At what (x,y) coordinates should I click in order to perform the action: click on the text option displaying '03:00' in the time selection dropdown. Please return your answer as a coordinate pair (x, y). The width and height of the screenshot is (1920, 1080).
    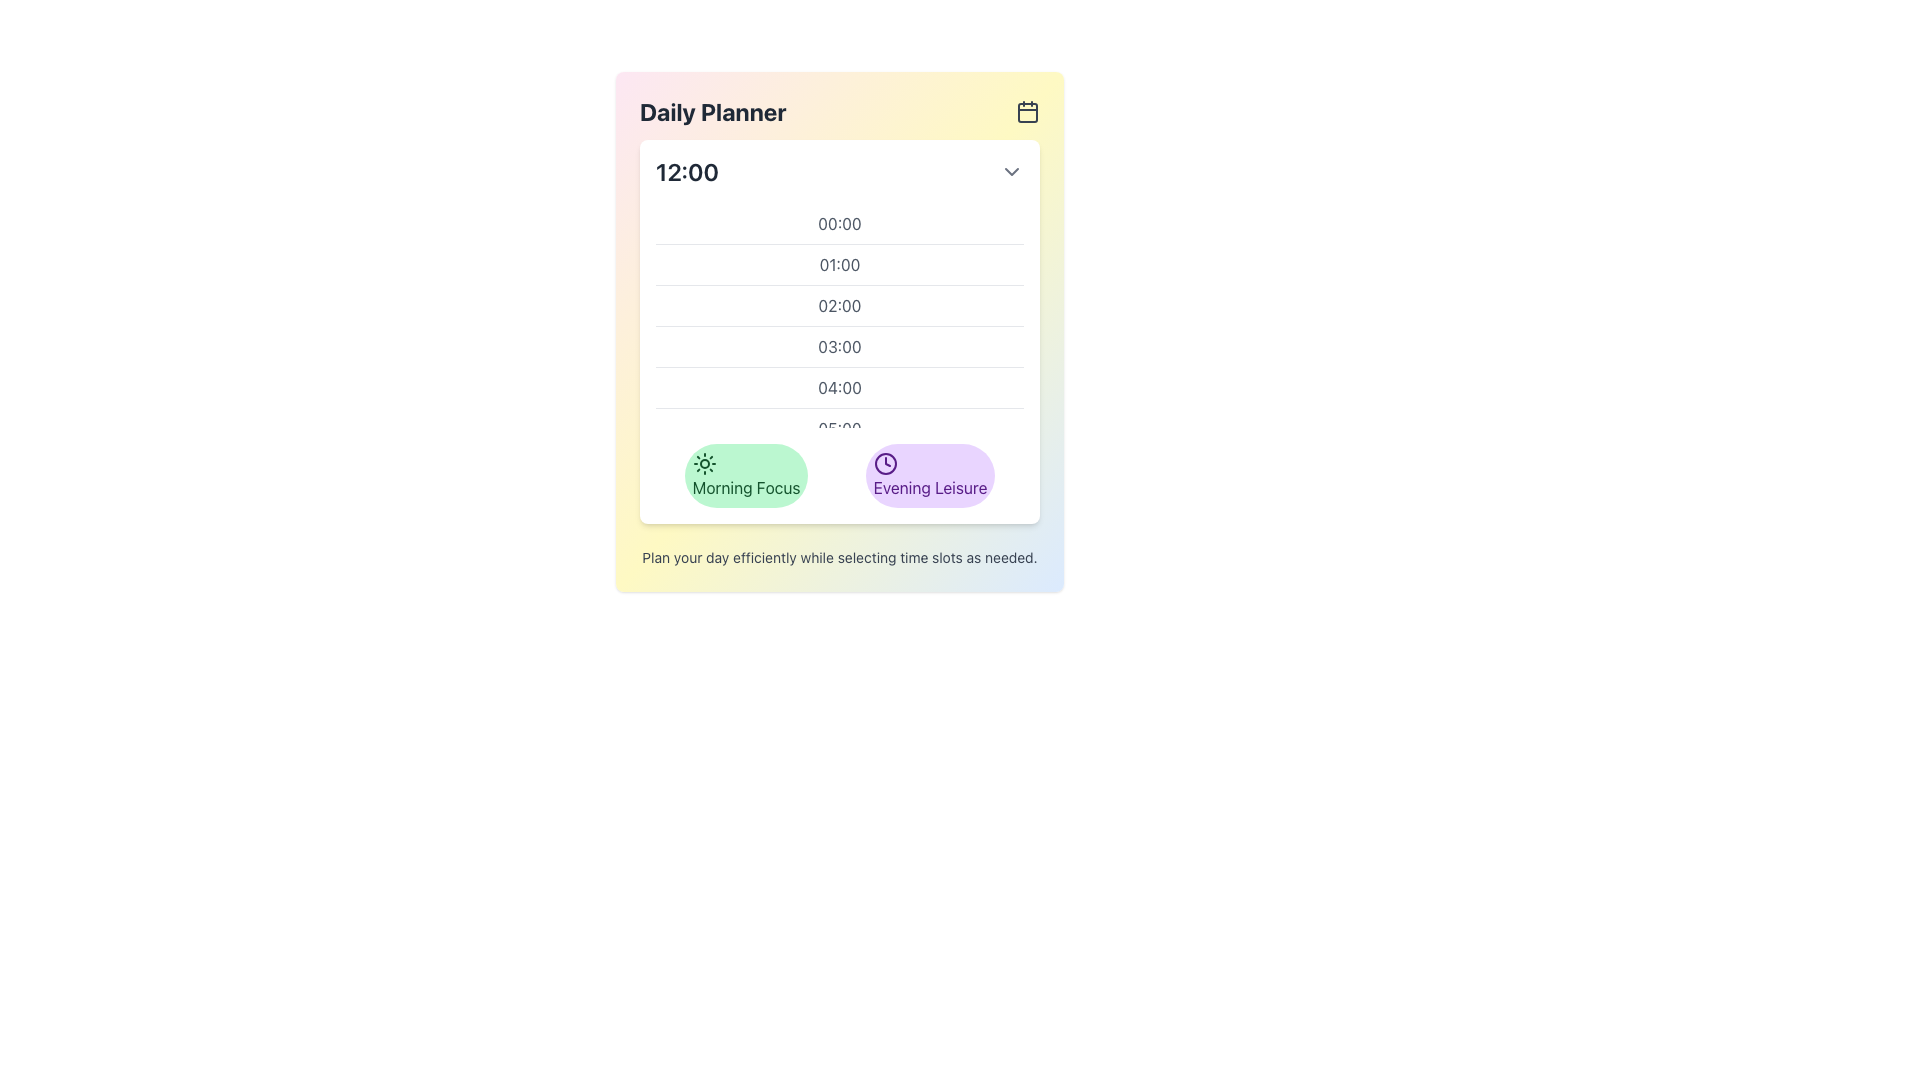
    Looking at the image, I should click on (840, 345).